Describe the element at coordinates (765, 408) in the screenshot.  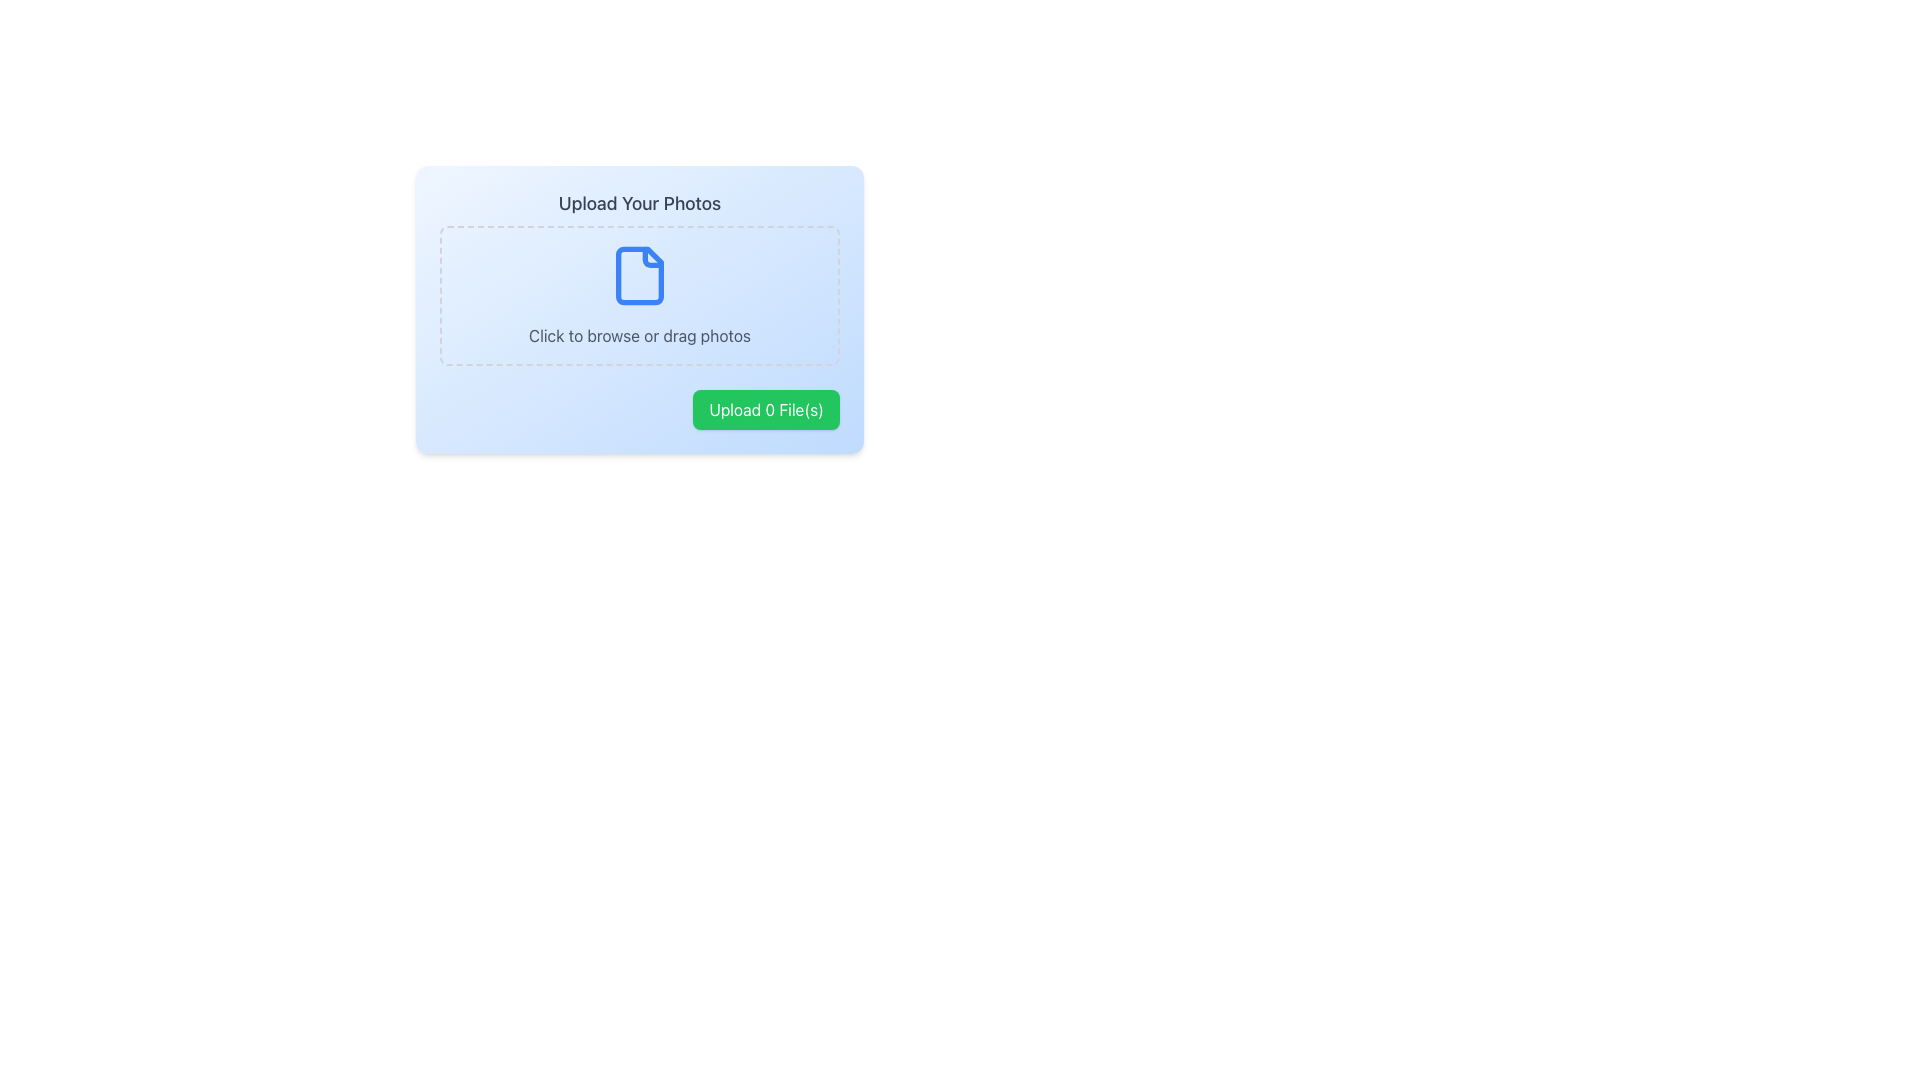
I see `the button located at the bottom-right corner of the 'Upload Your Photos' section to initiate the file upload process` at that location.